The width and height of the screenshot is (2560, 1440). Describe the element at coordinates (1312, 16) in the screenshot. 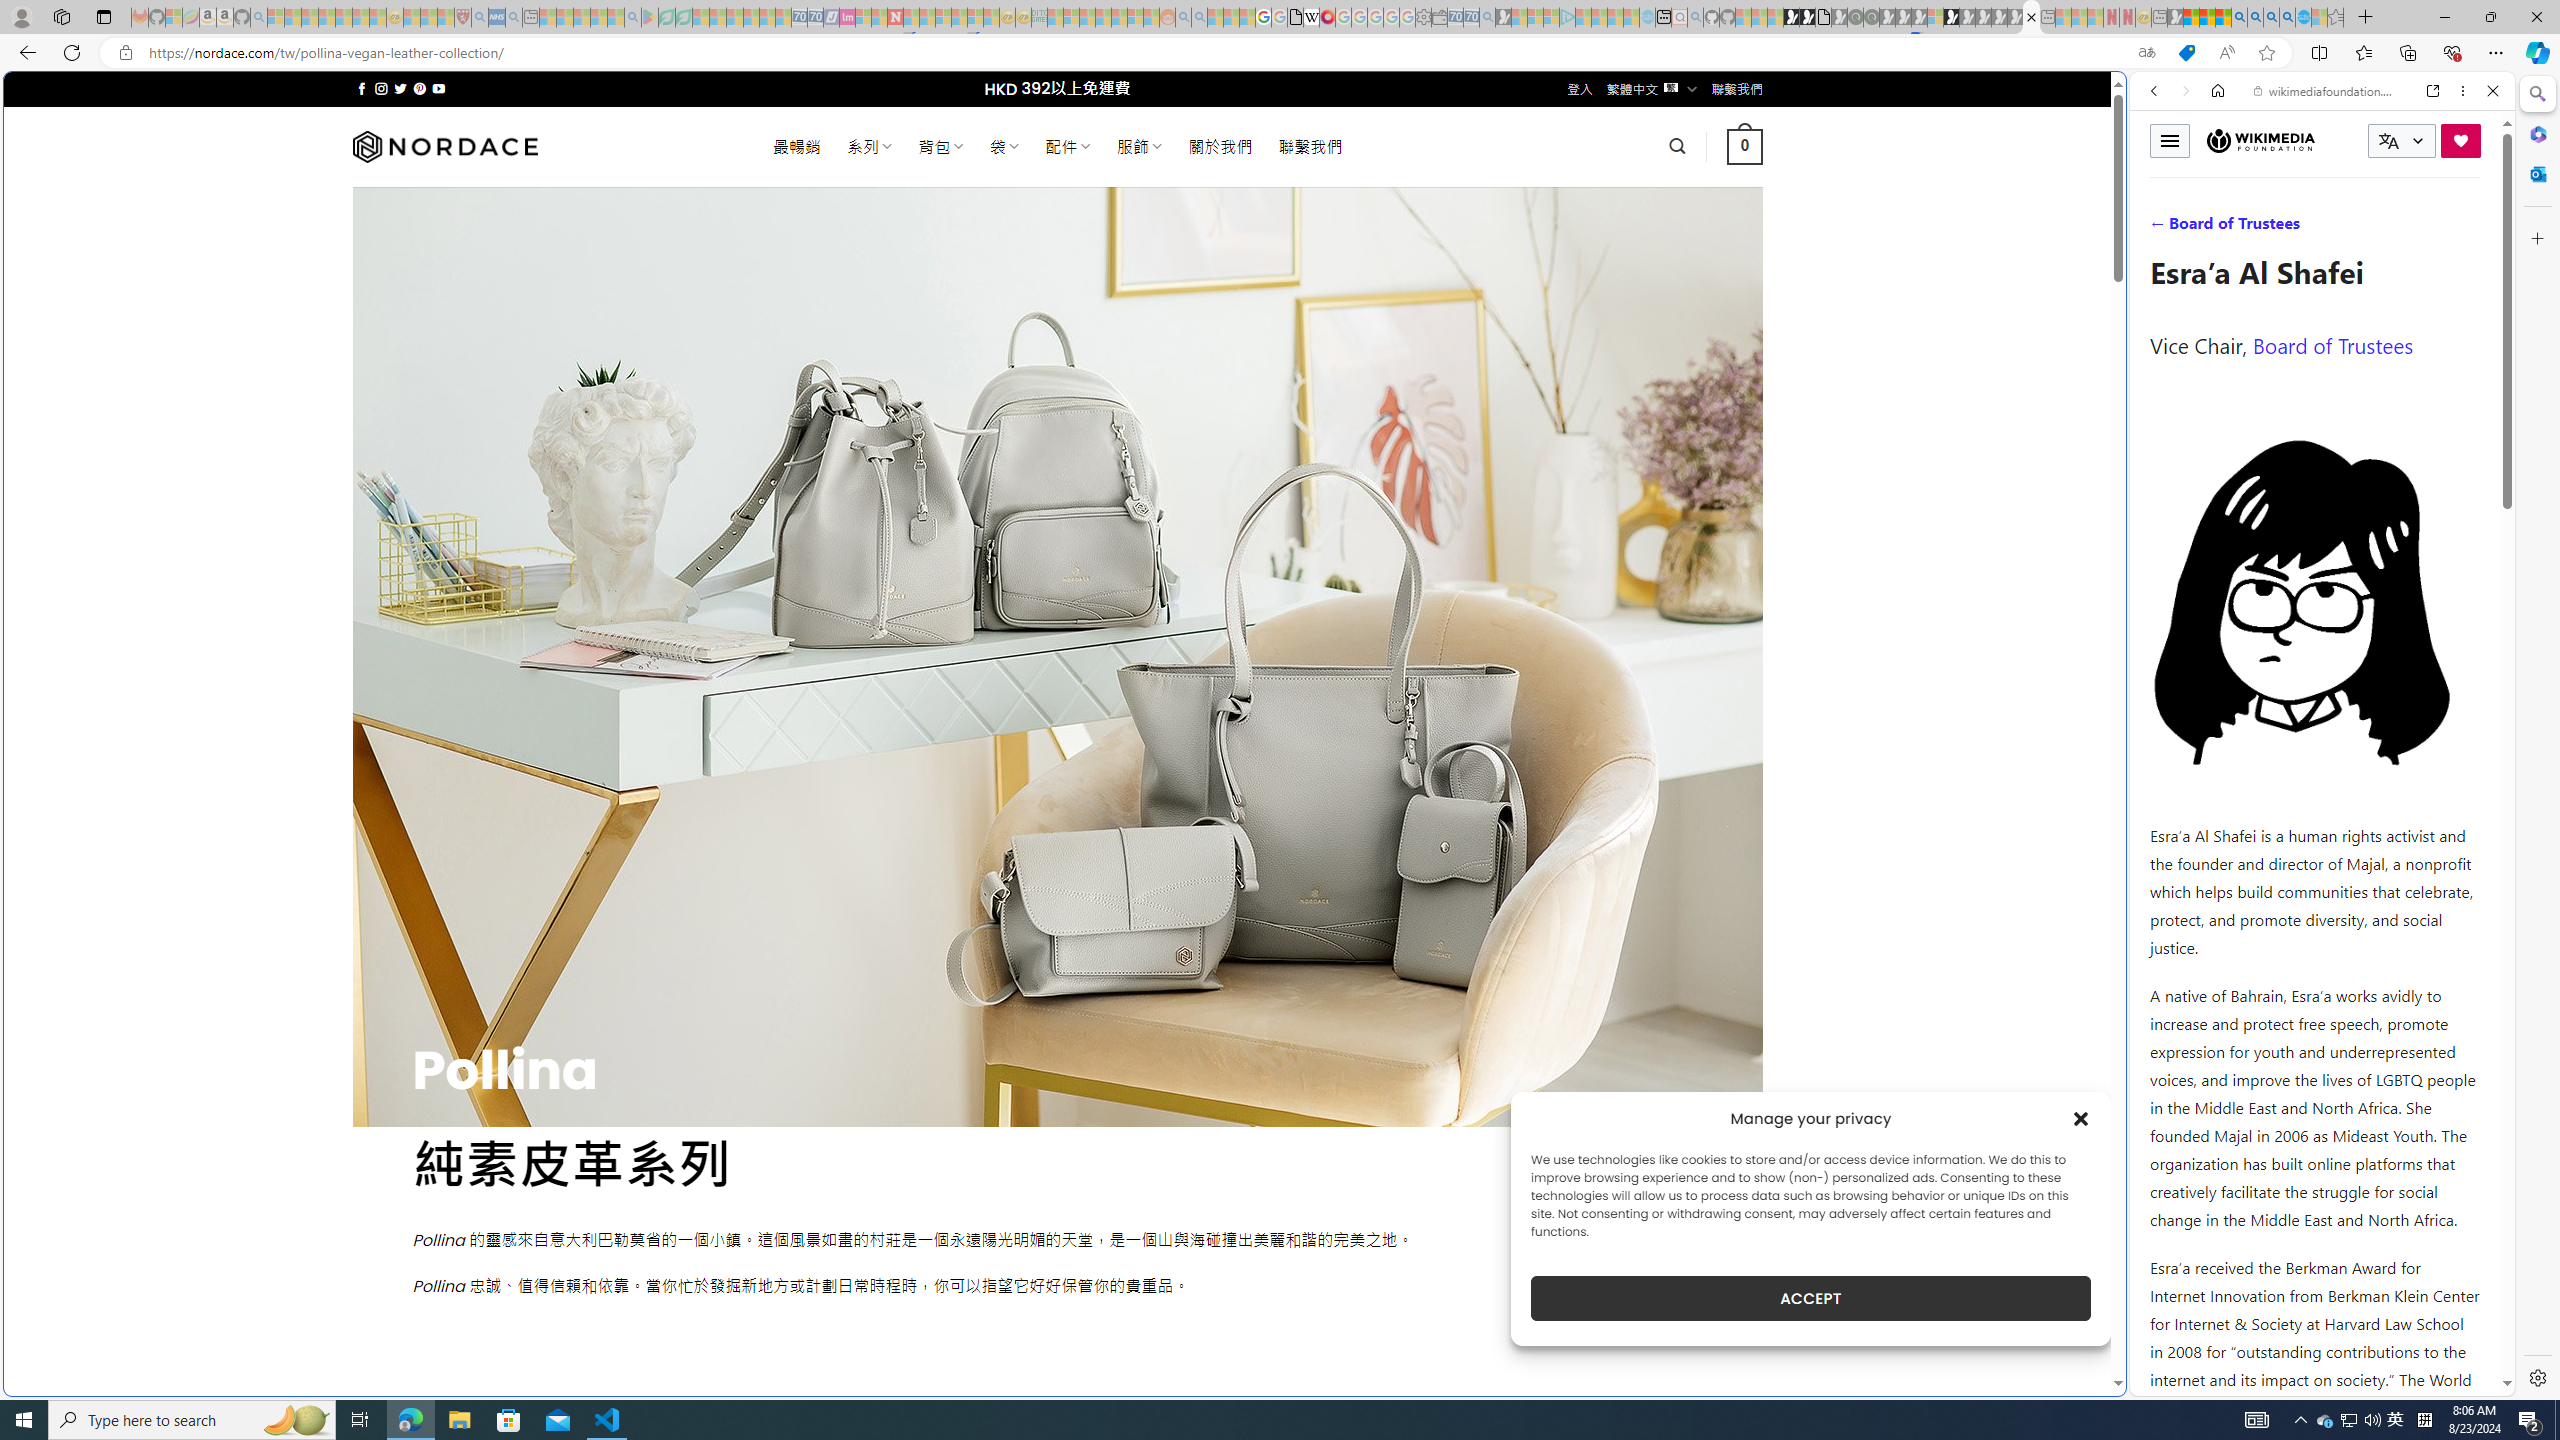

I see `'Target page - Wikipedia'` at that location.